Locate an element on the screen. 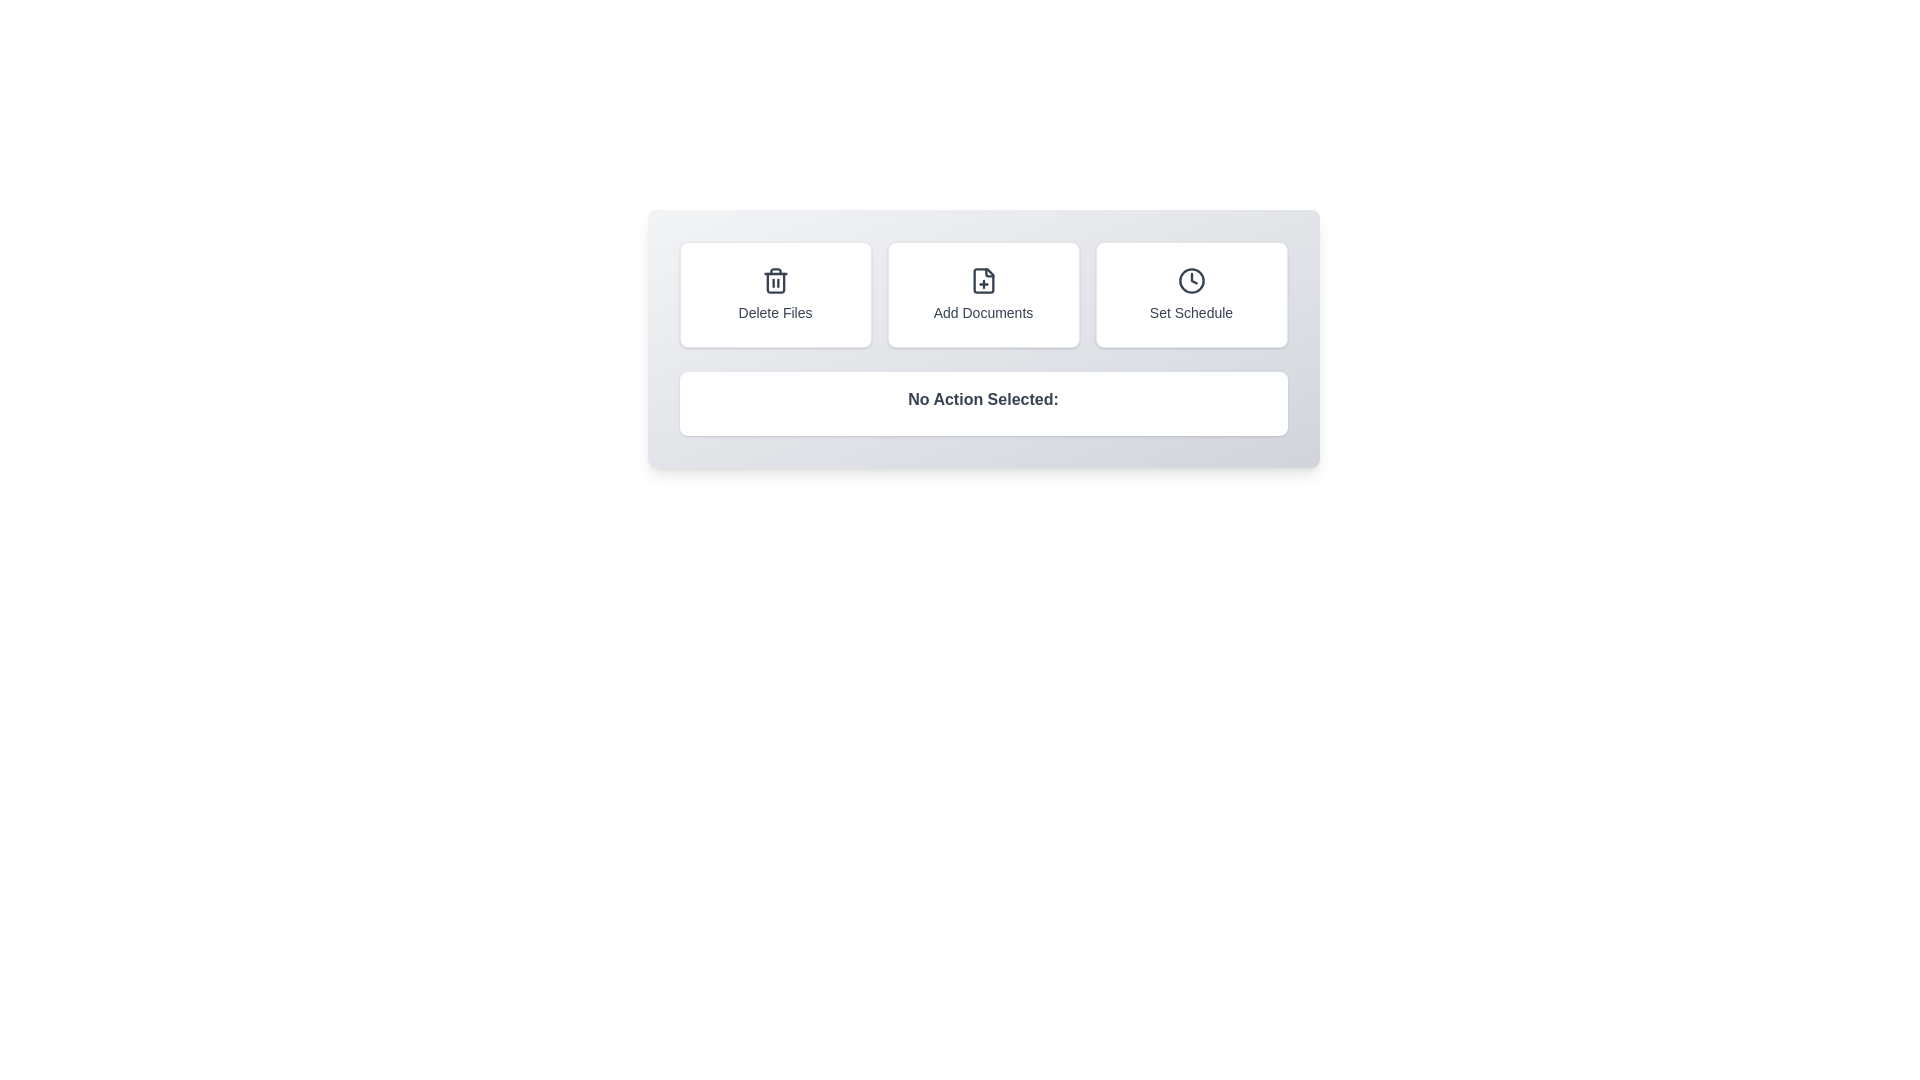 Image resolution: width=1920 pixels, height=1080 pixels. the delete files icon, which is located at the top of the 'Delete Files' button, the first button in a row of three buttons is located at coordinates (774, 281).